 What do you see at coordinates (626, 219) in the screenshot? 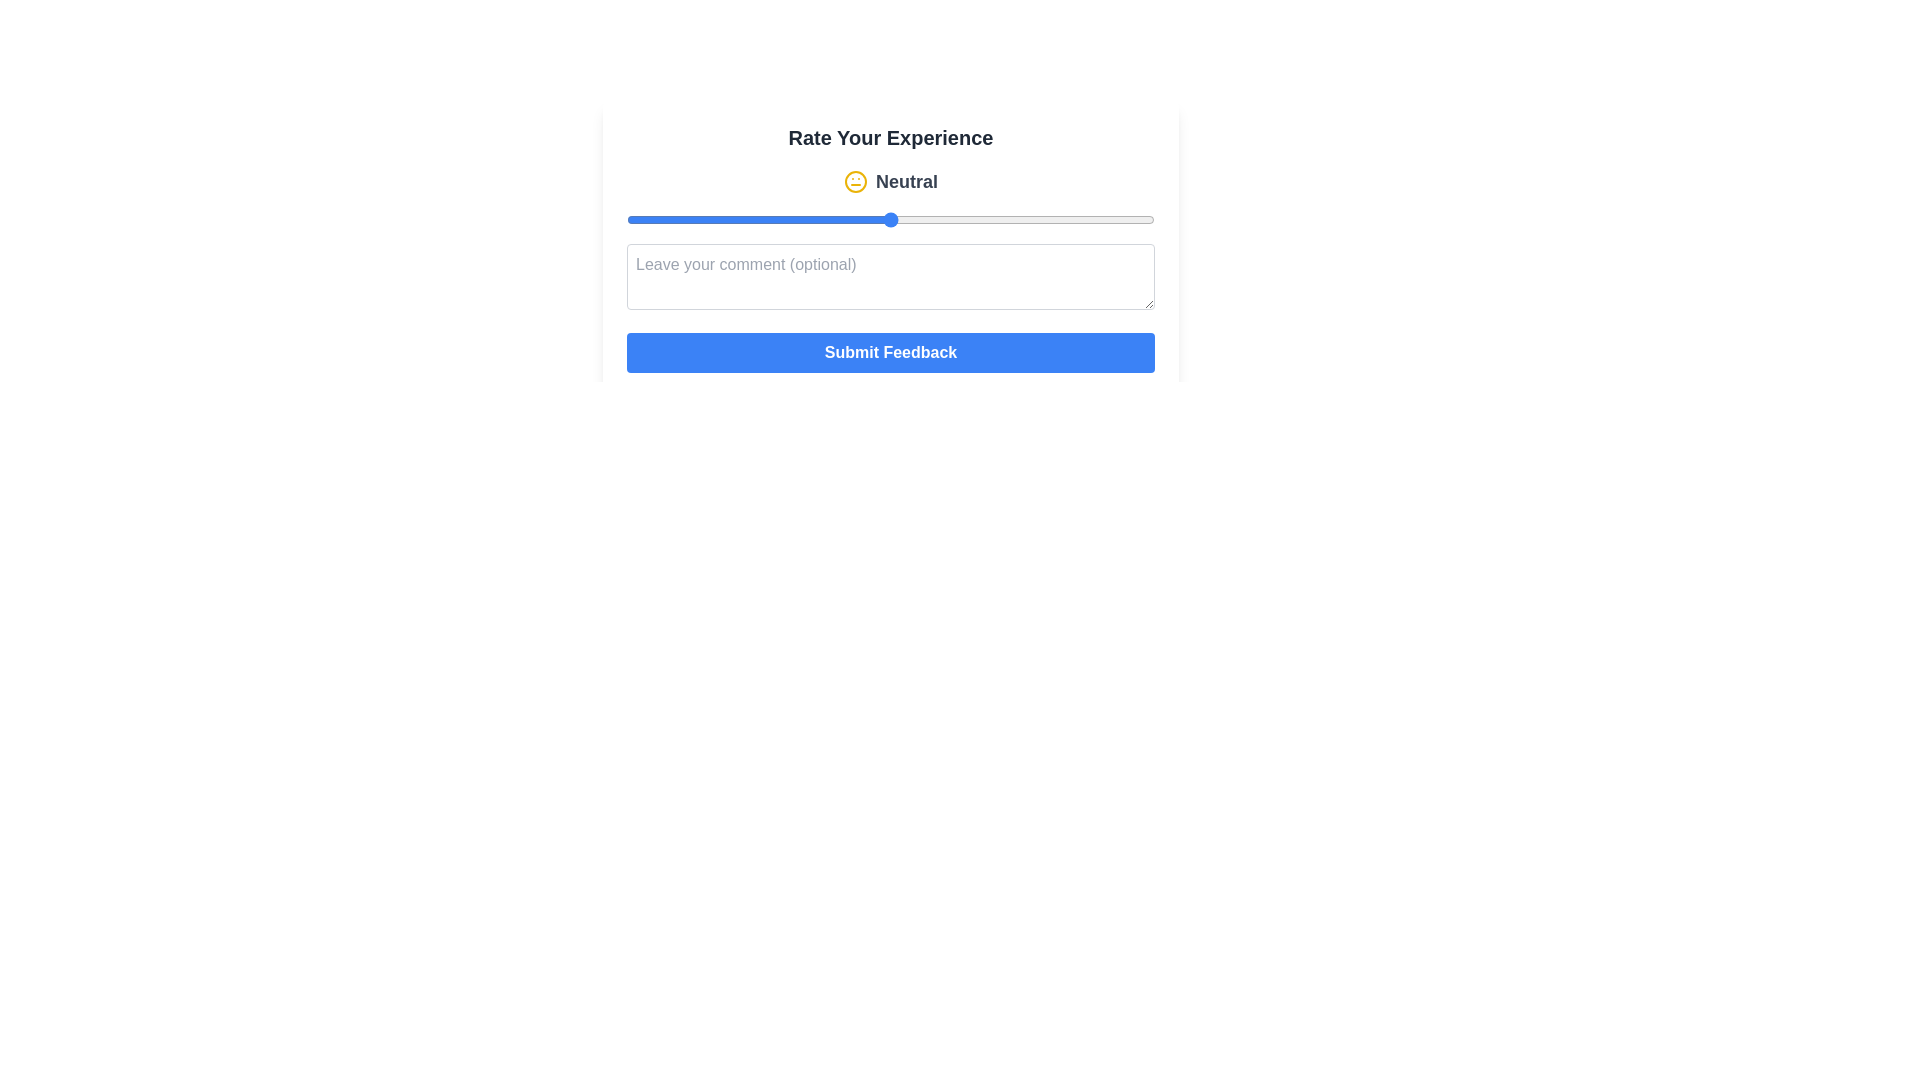
I see `the rating slider to set the rating to 1 (1 to 5)` at bounding box center [626, 219].